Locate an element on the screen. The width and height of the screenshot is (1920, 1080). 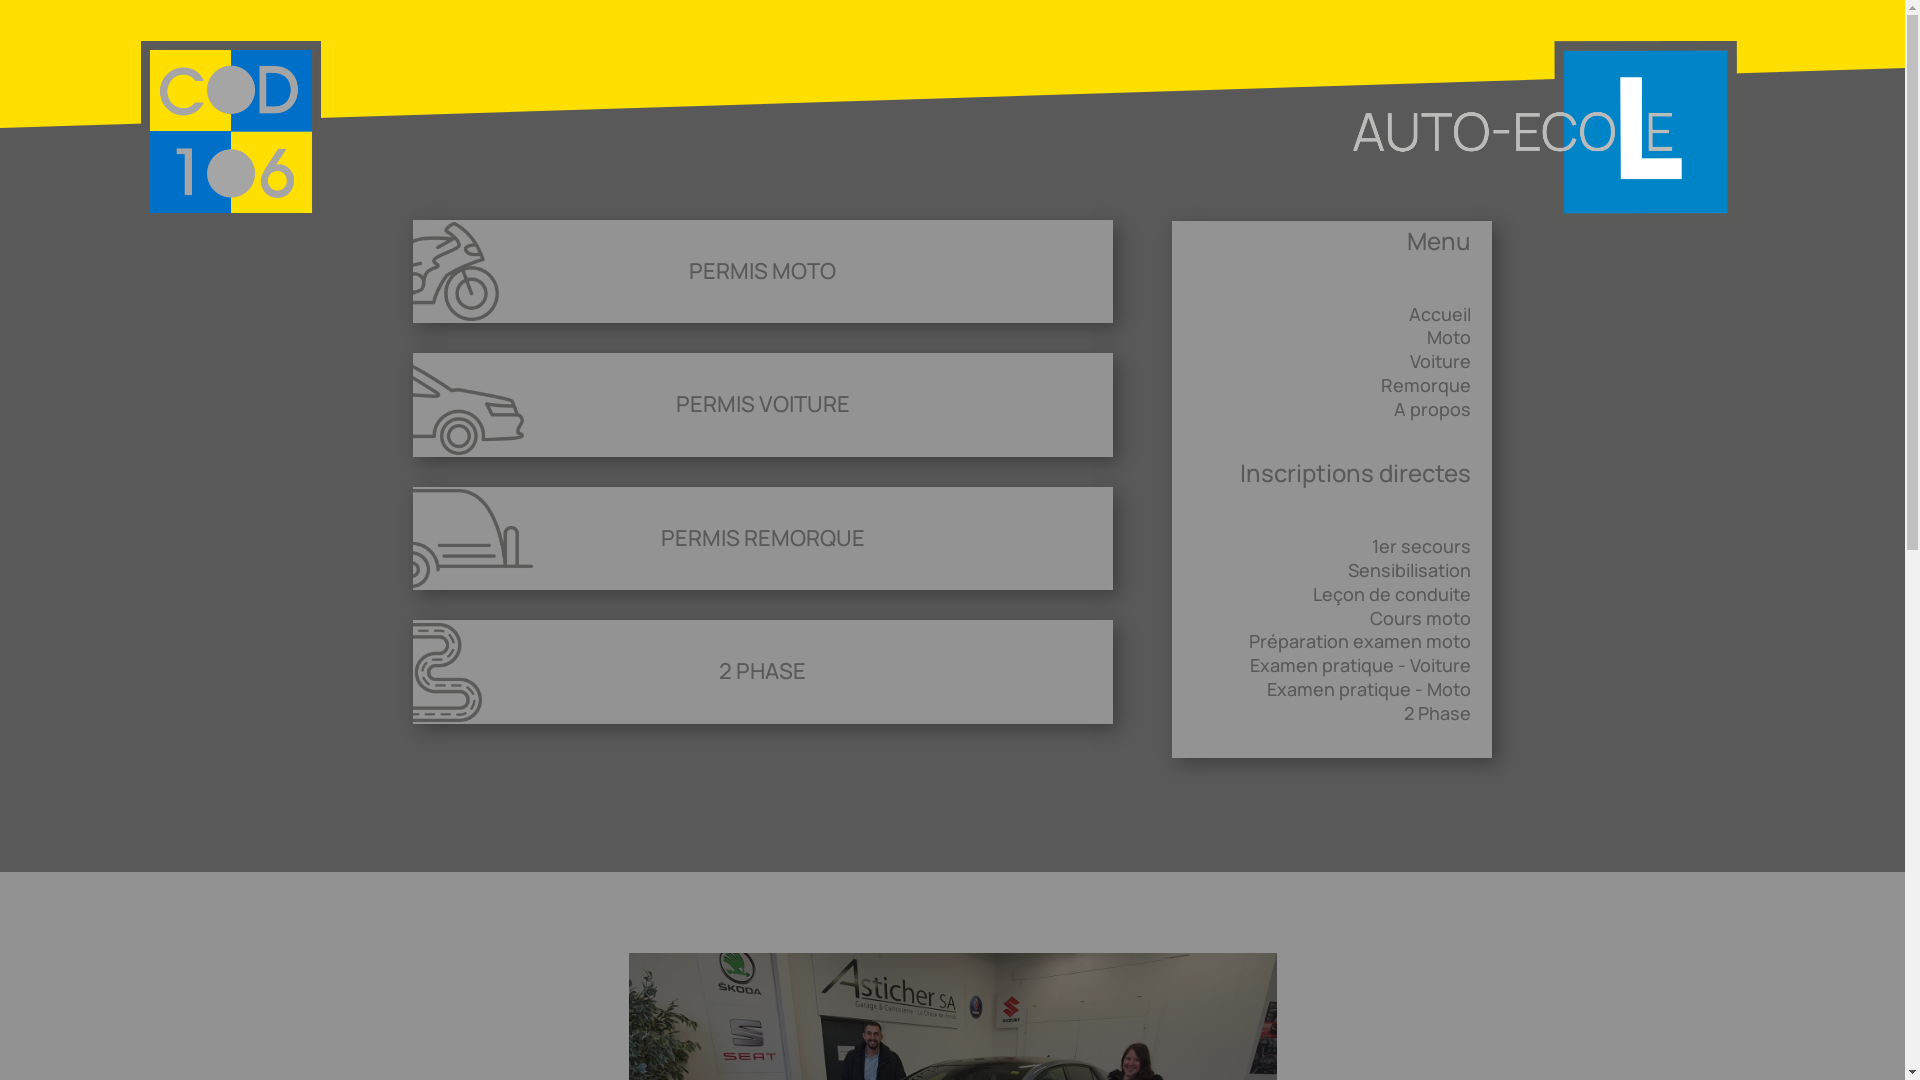
'Sensibilisation' is located at coordinates (1348, 570).